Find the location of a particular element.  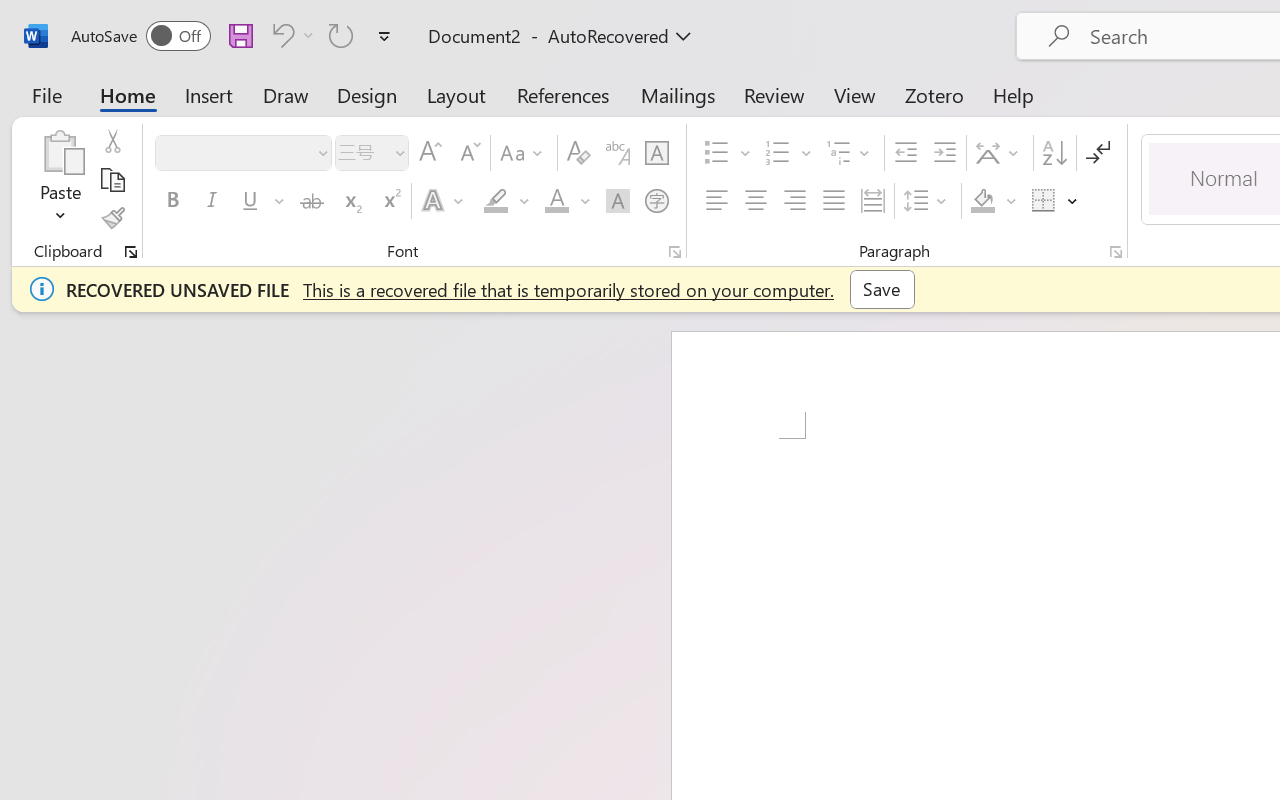

'Shading RGB(0, 0, 0)' is located at coordinates (983, 201).